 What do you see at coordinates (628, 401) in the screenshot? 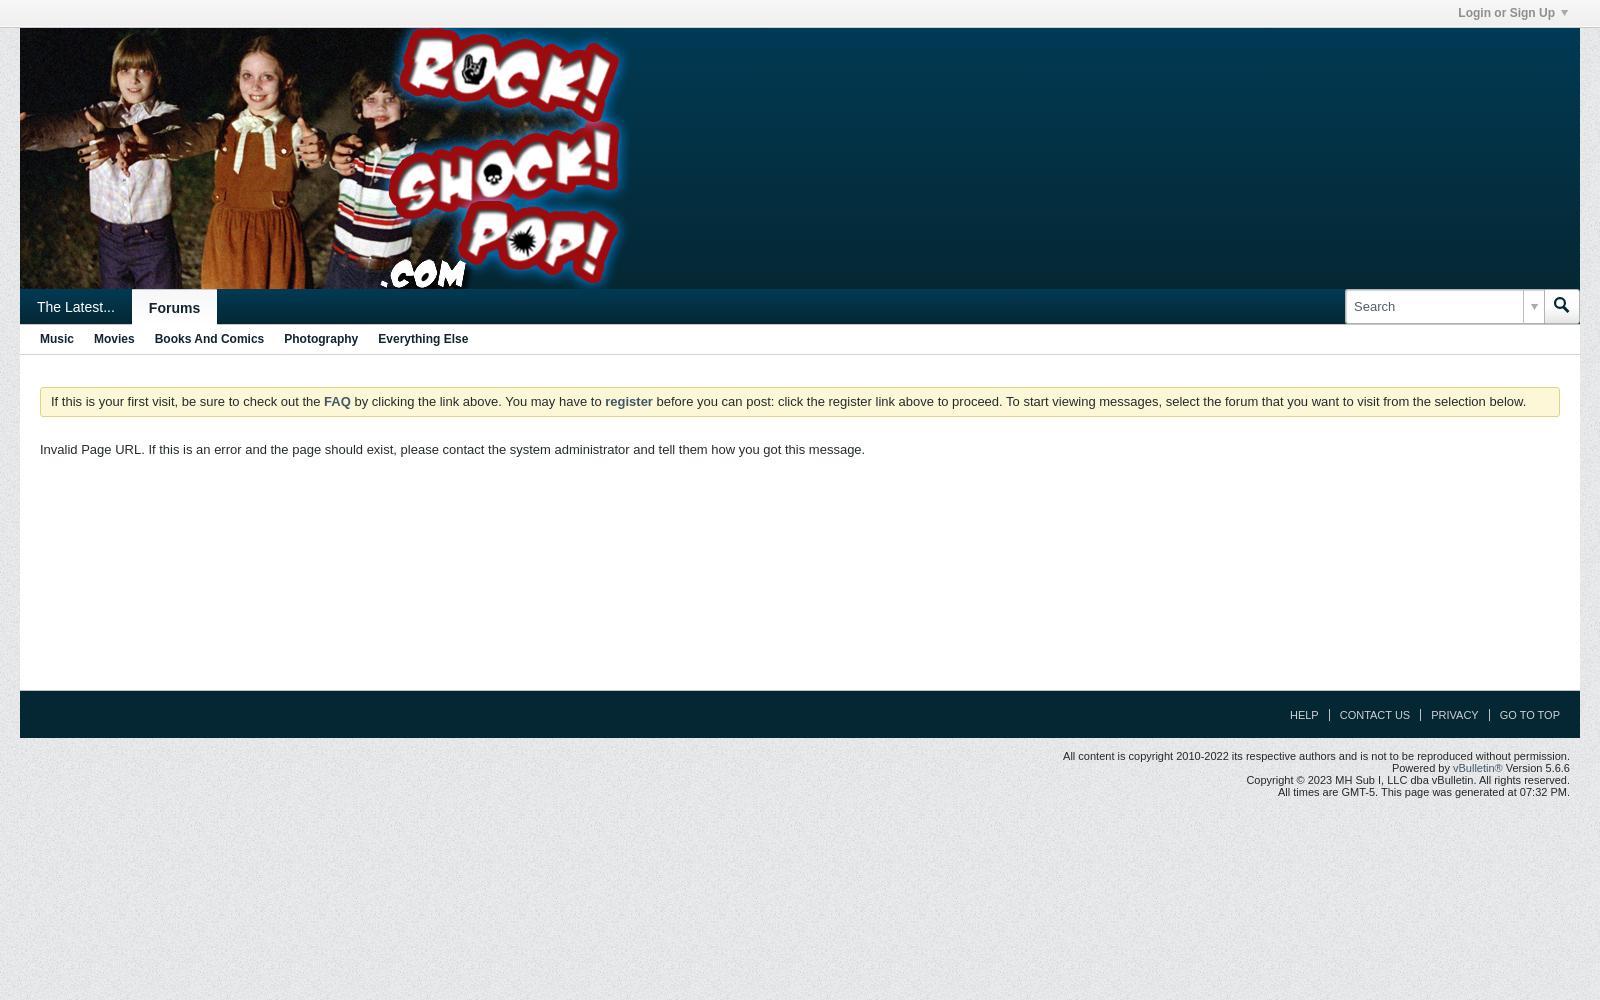
I see `'register'` at bounding box center [628, 401].